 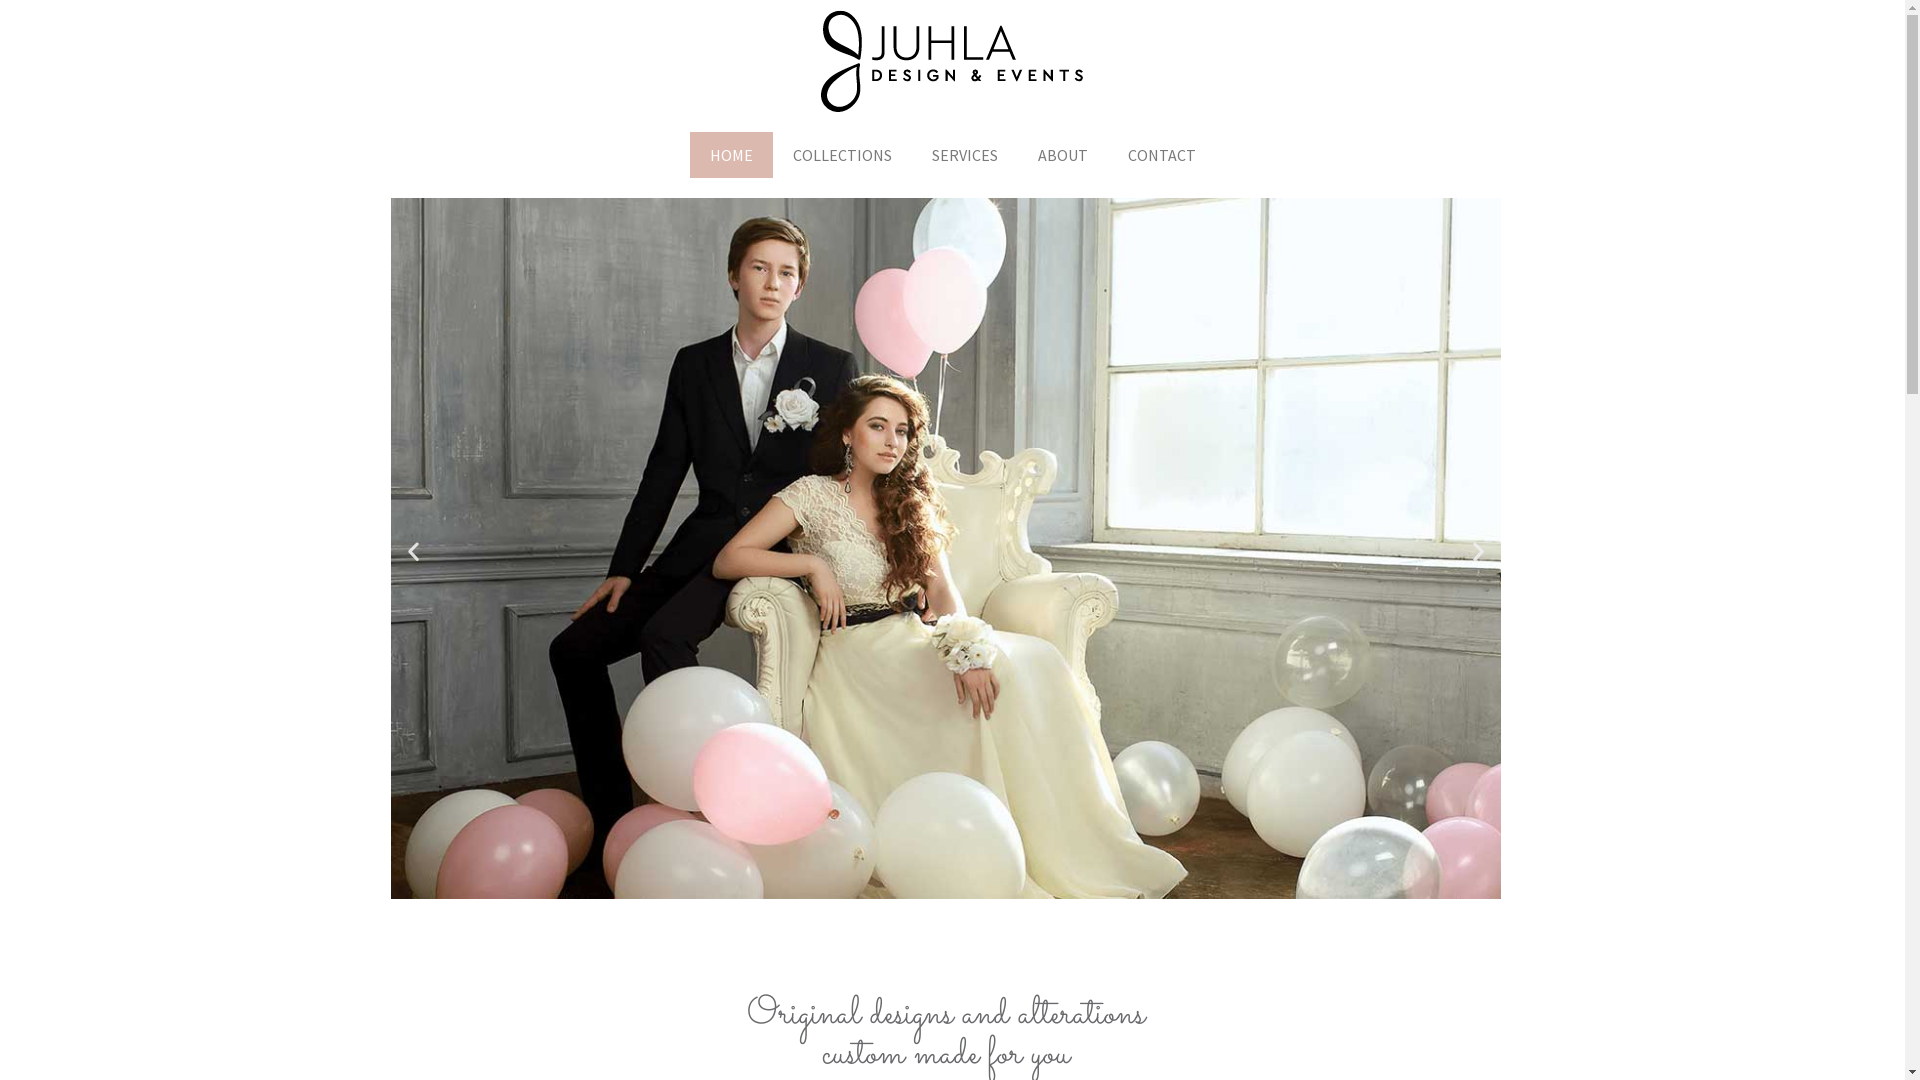 I want to click on 'COLLECTIONS', so click(x=841, y=153).